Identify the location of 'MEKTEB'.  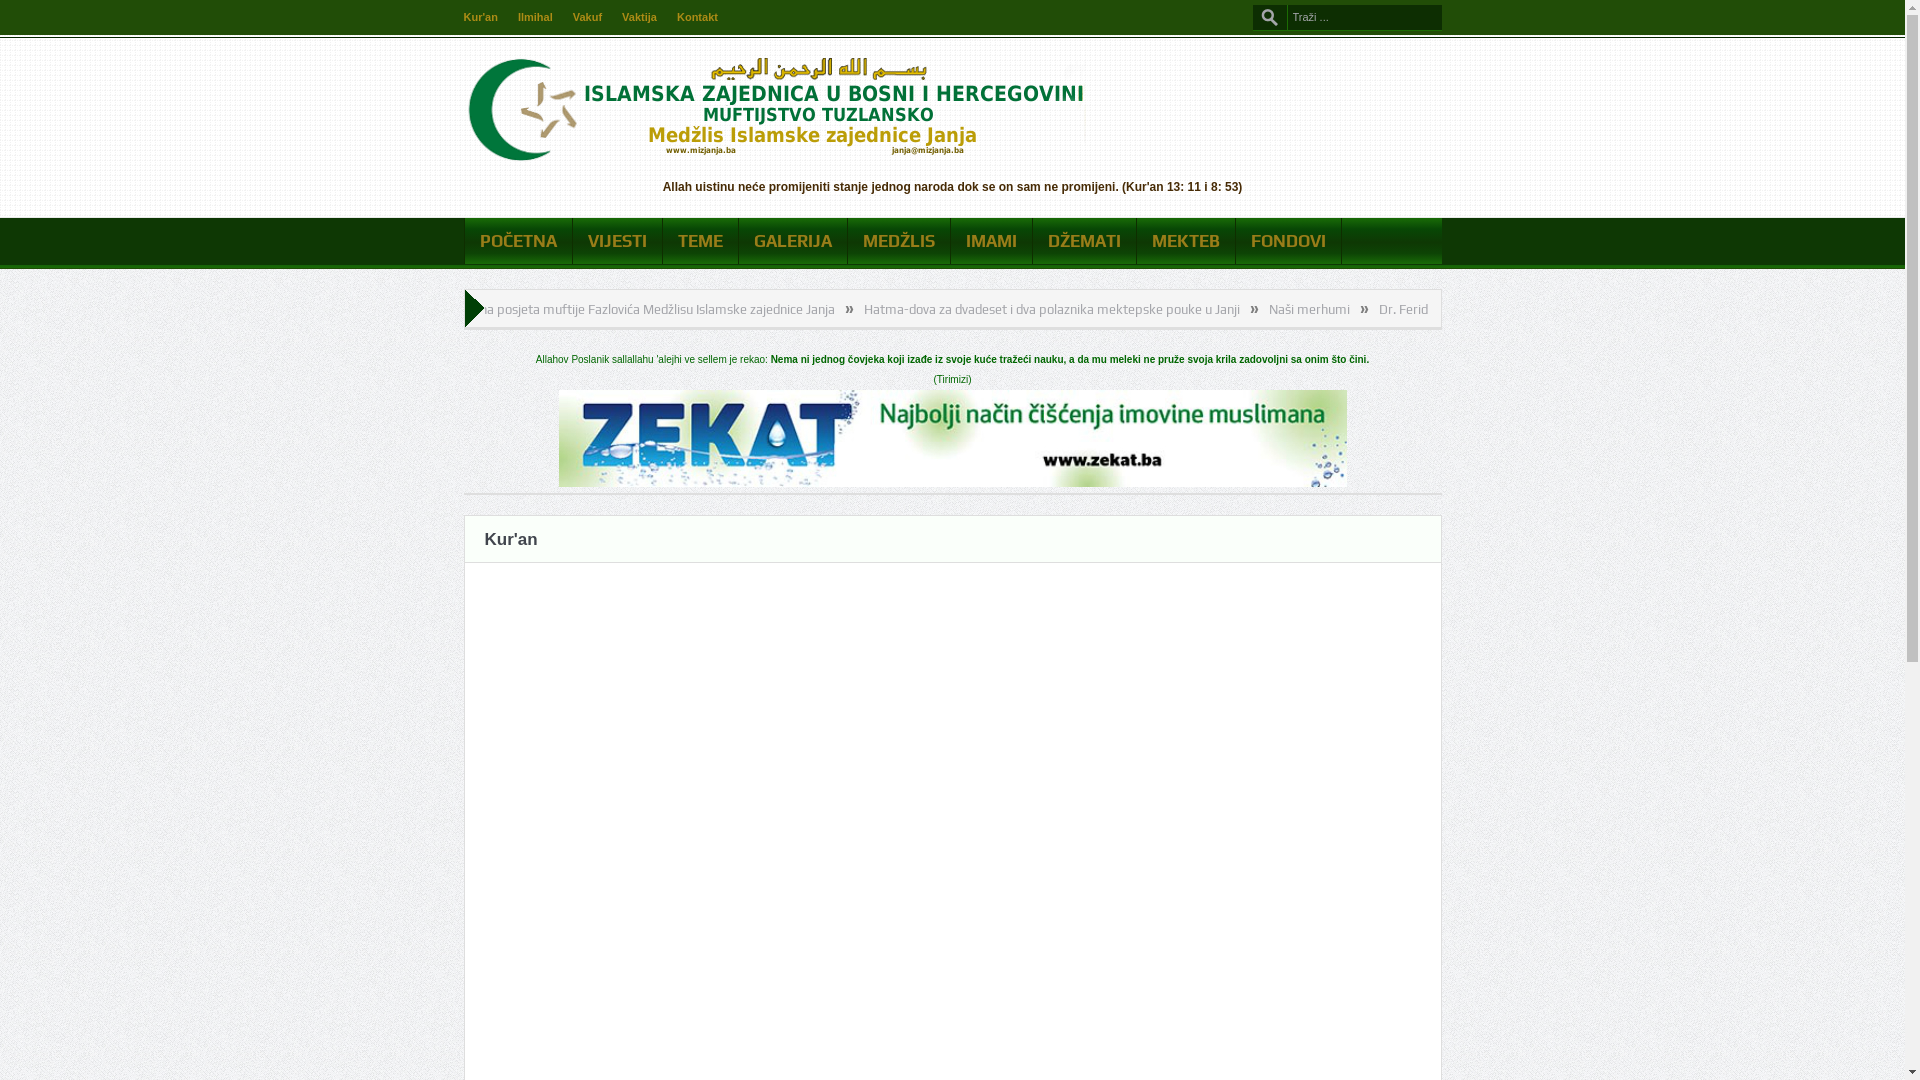
(1185, 239).